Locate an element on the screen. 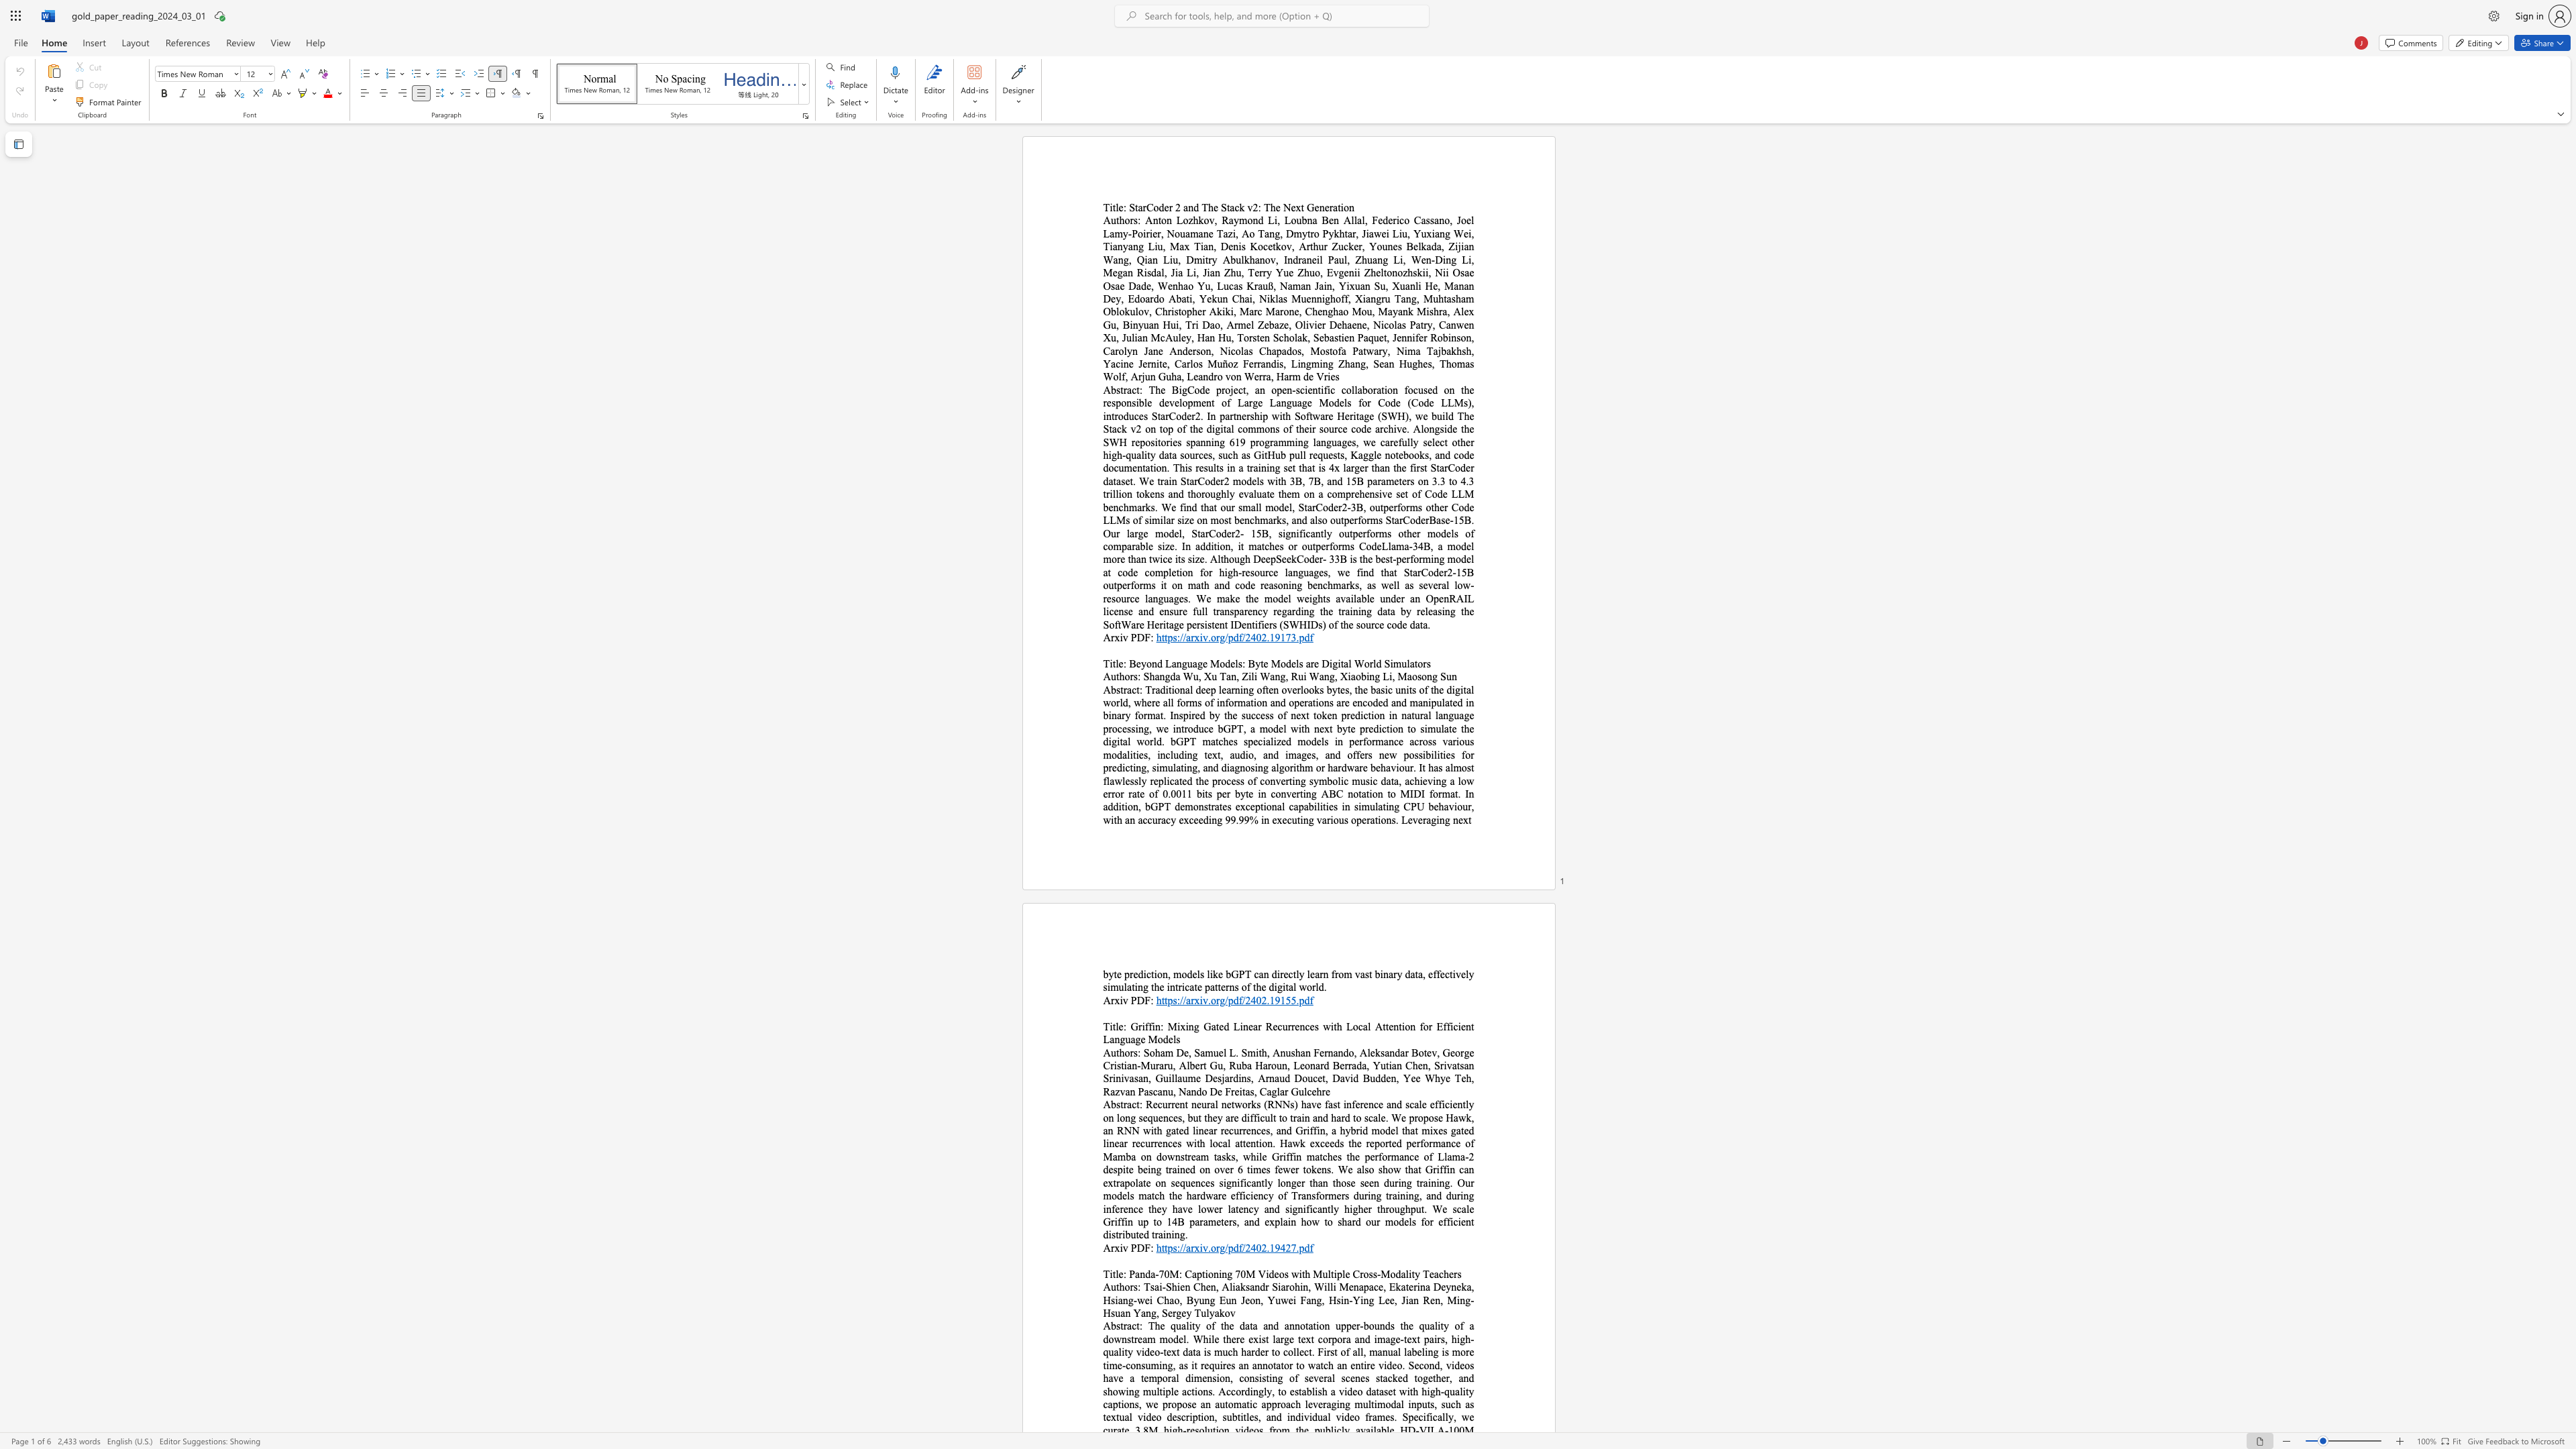 The height and width of the screenshot is (1449, 2576). the subset text "ula" within the text "Beyond Language Models: Byte Models are Digital World Simulators" is located at coordinates (1401, 663).